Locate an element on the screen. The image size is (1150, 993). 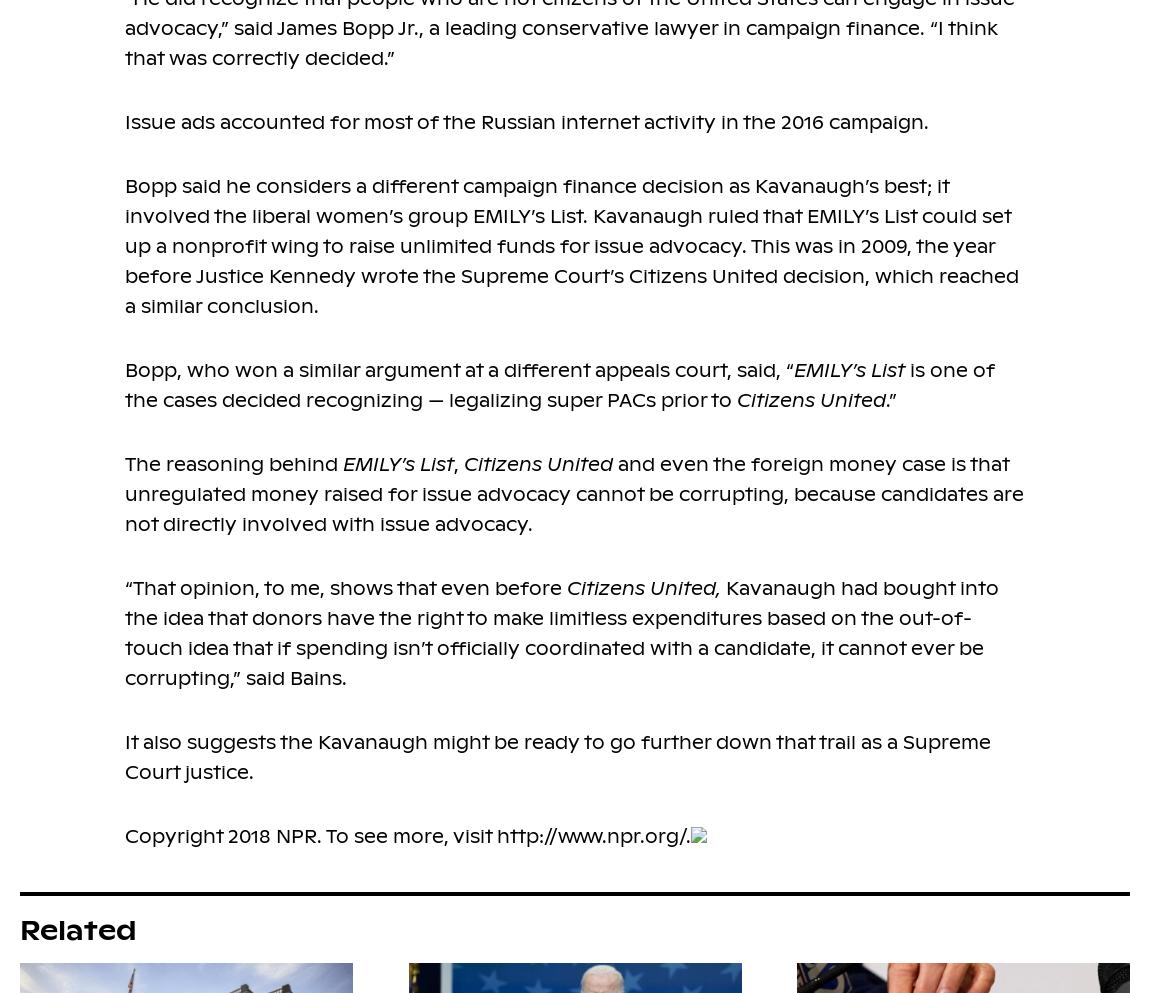
'Issue ads accounted for most of the Russian internet activity in the 2016 campaign.' is located at coordinates (527, 121).